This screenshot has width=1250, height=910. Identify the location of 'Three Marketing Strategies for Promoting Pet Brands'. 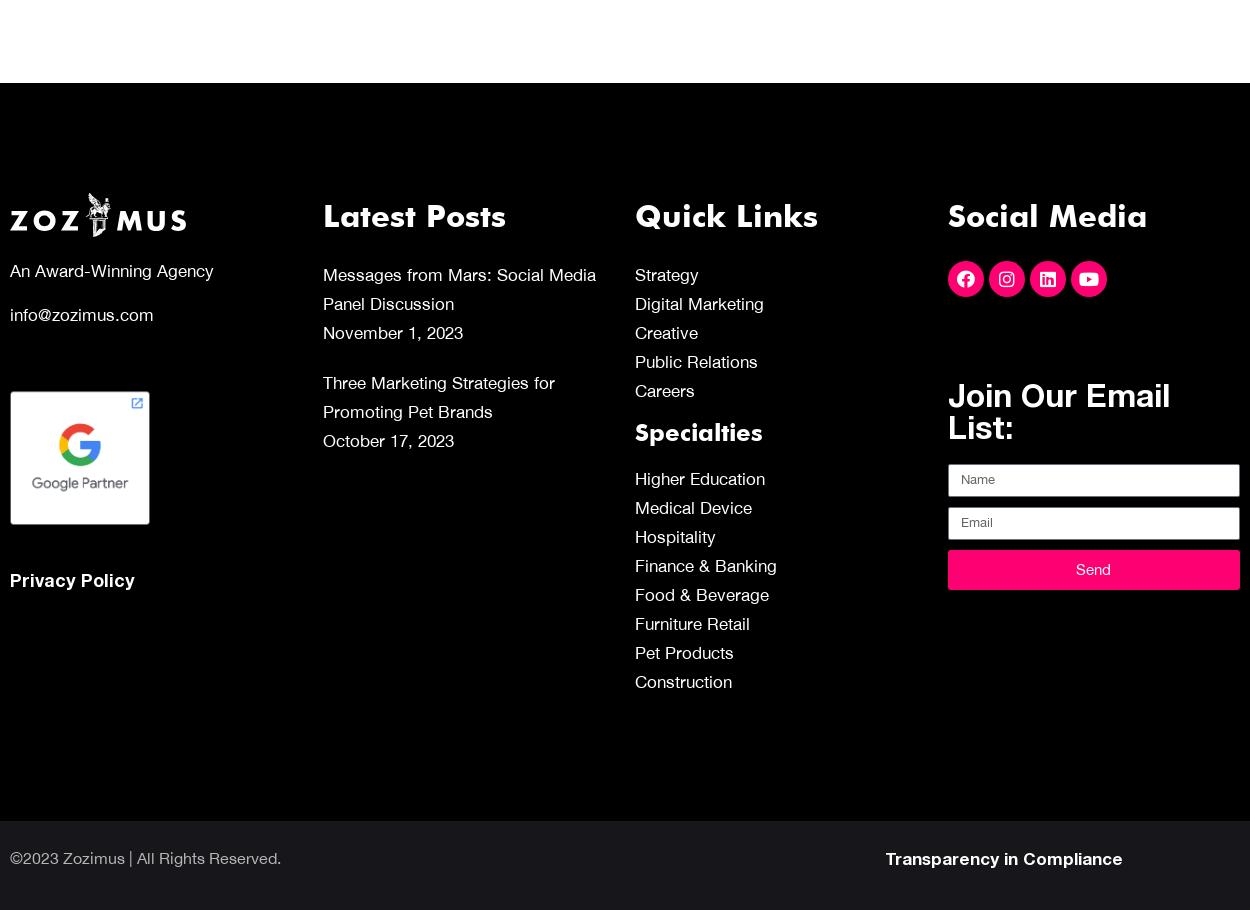
(438, 395).